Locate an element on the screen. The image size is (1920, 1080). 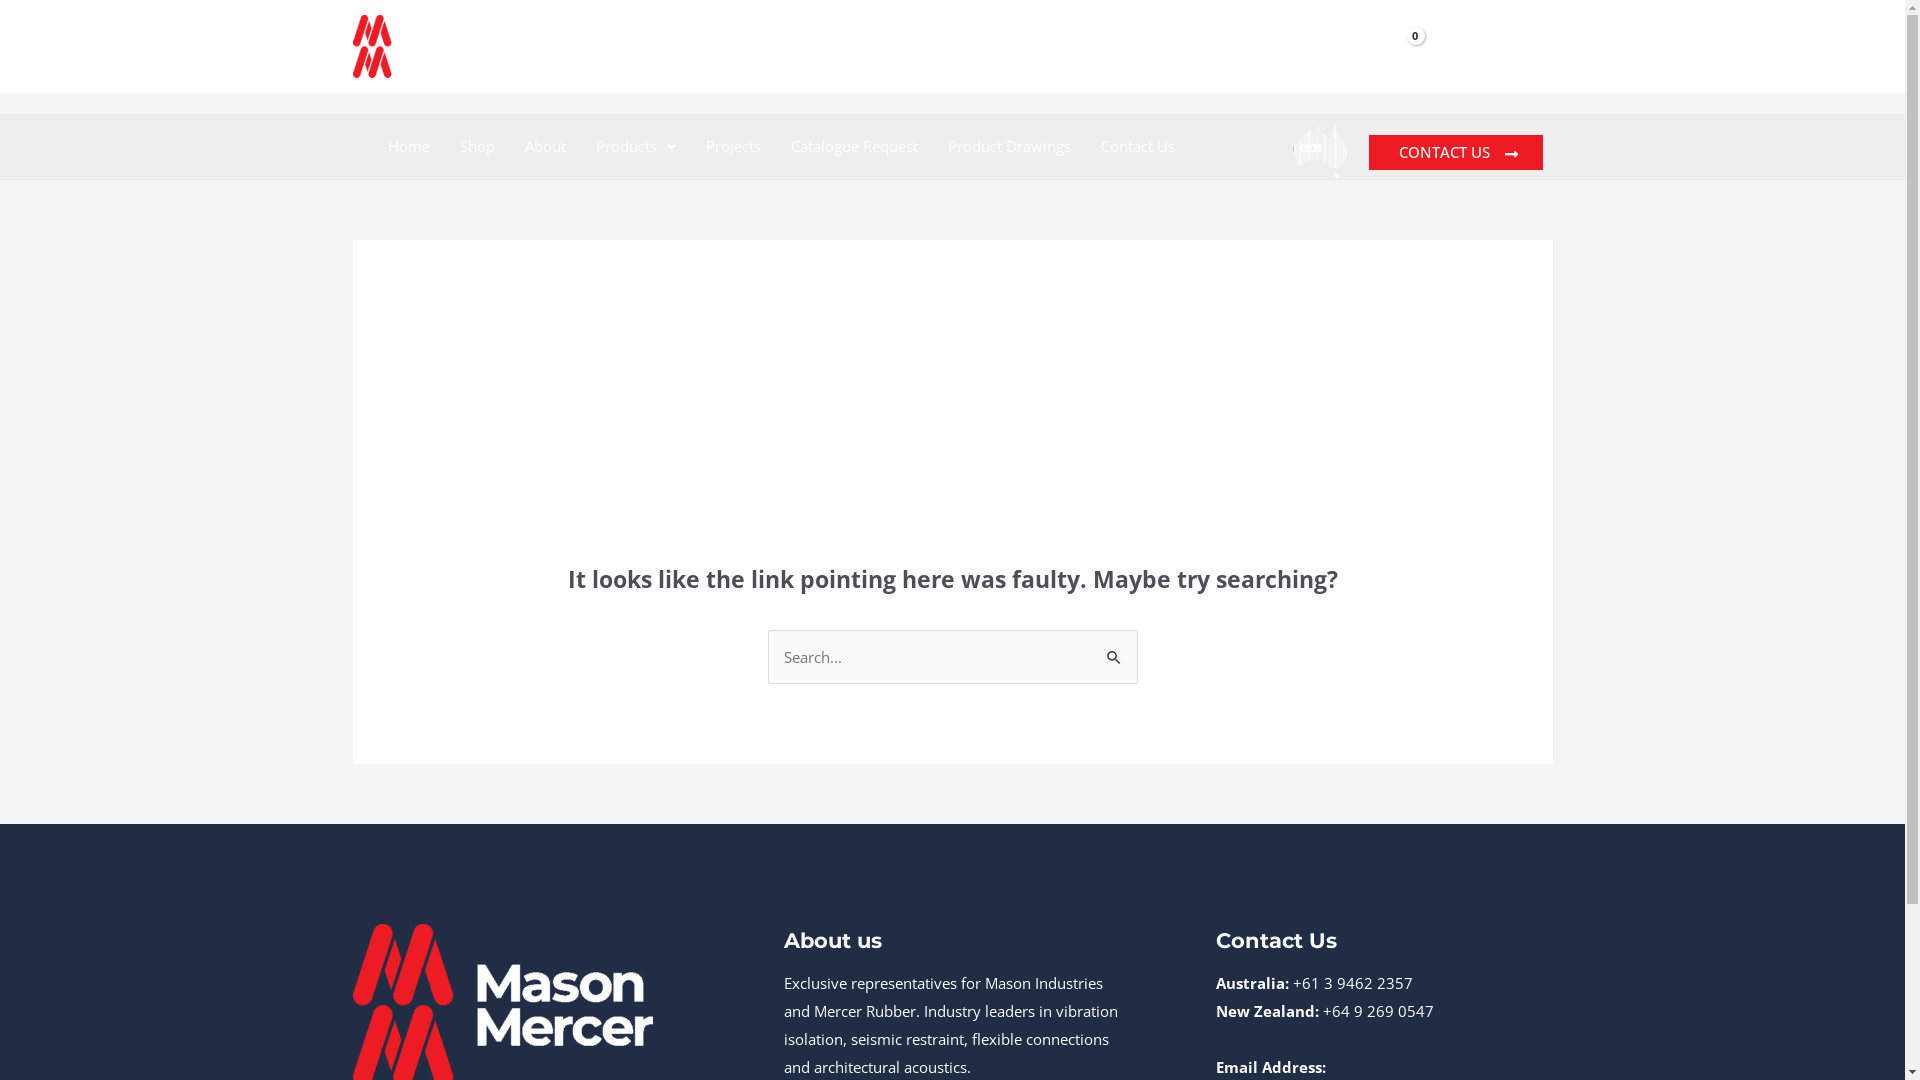
'Contact Us' is located at coordinates (1137, 145).